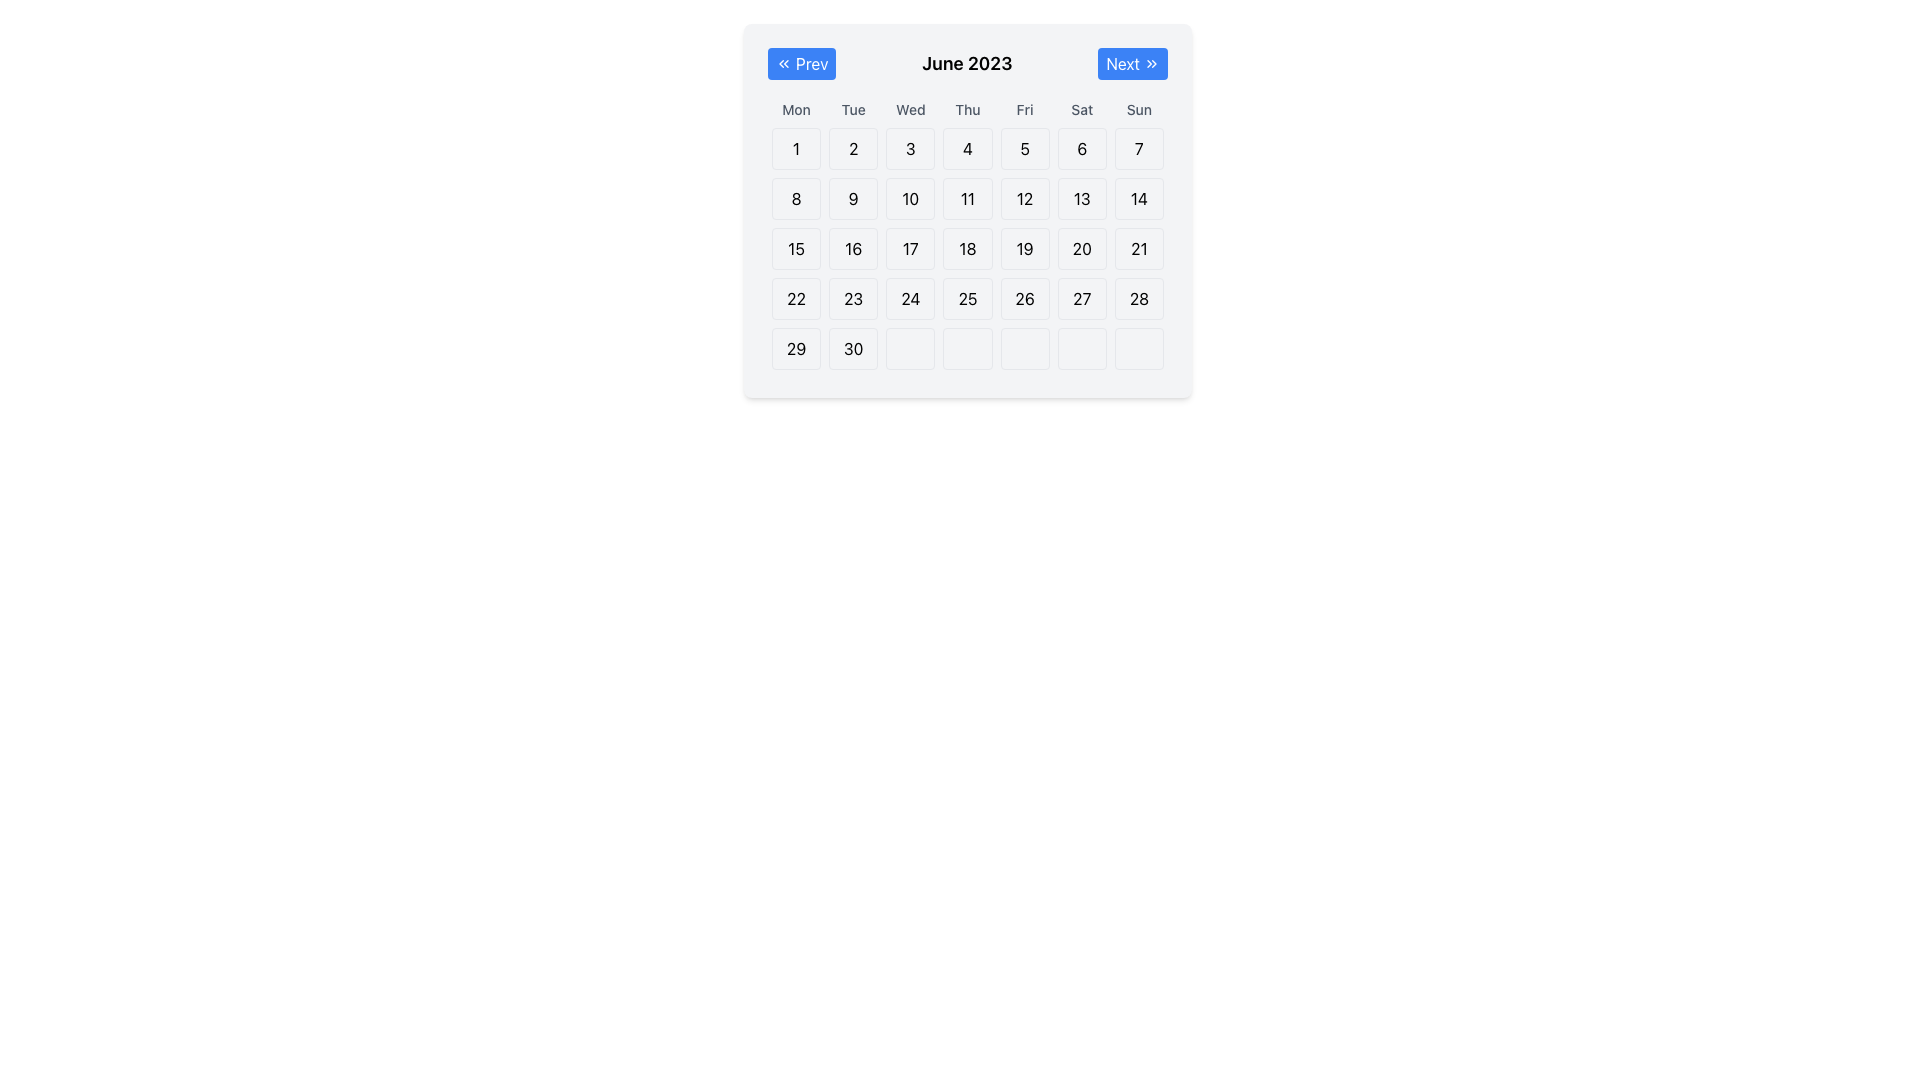 This screenshot has height=1080, width=1920. What do you see at coordinates (853, 110) in the screenshot?
I see `the text label displaying 'Tue', which is the second weekday header in the calendar interface` at bounding box center [853, 110].